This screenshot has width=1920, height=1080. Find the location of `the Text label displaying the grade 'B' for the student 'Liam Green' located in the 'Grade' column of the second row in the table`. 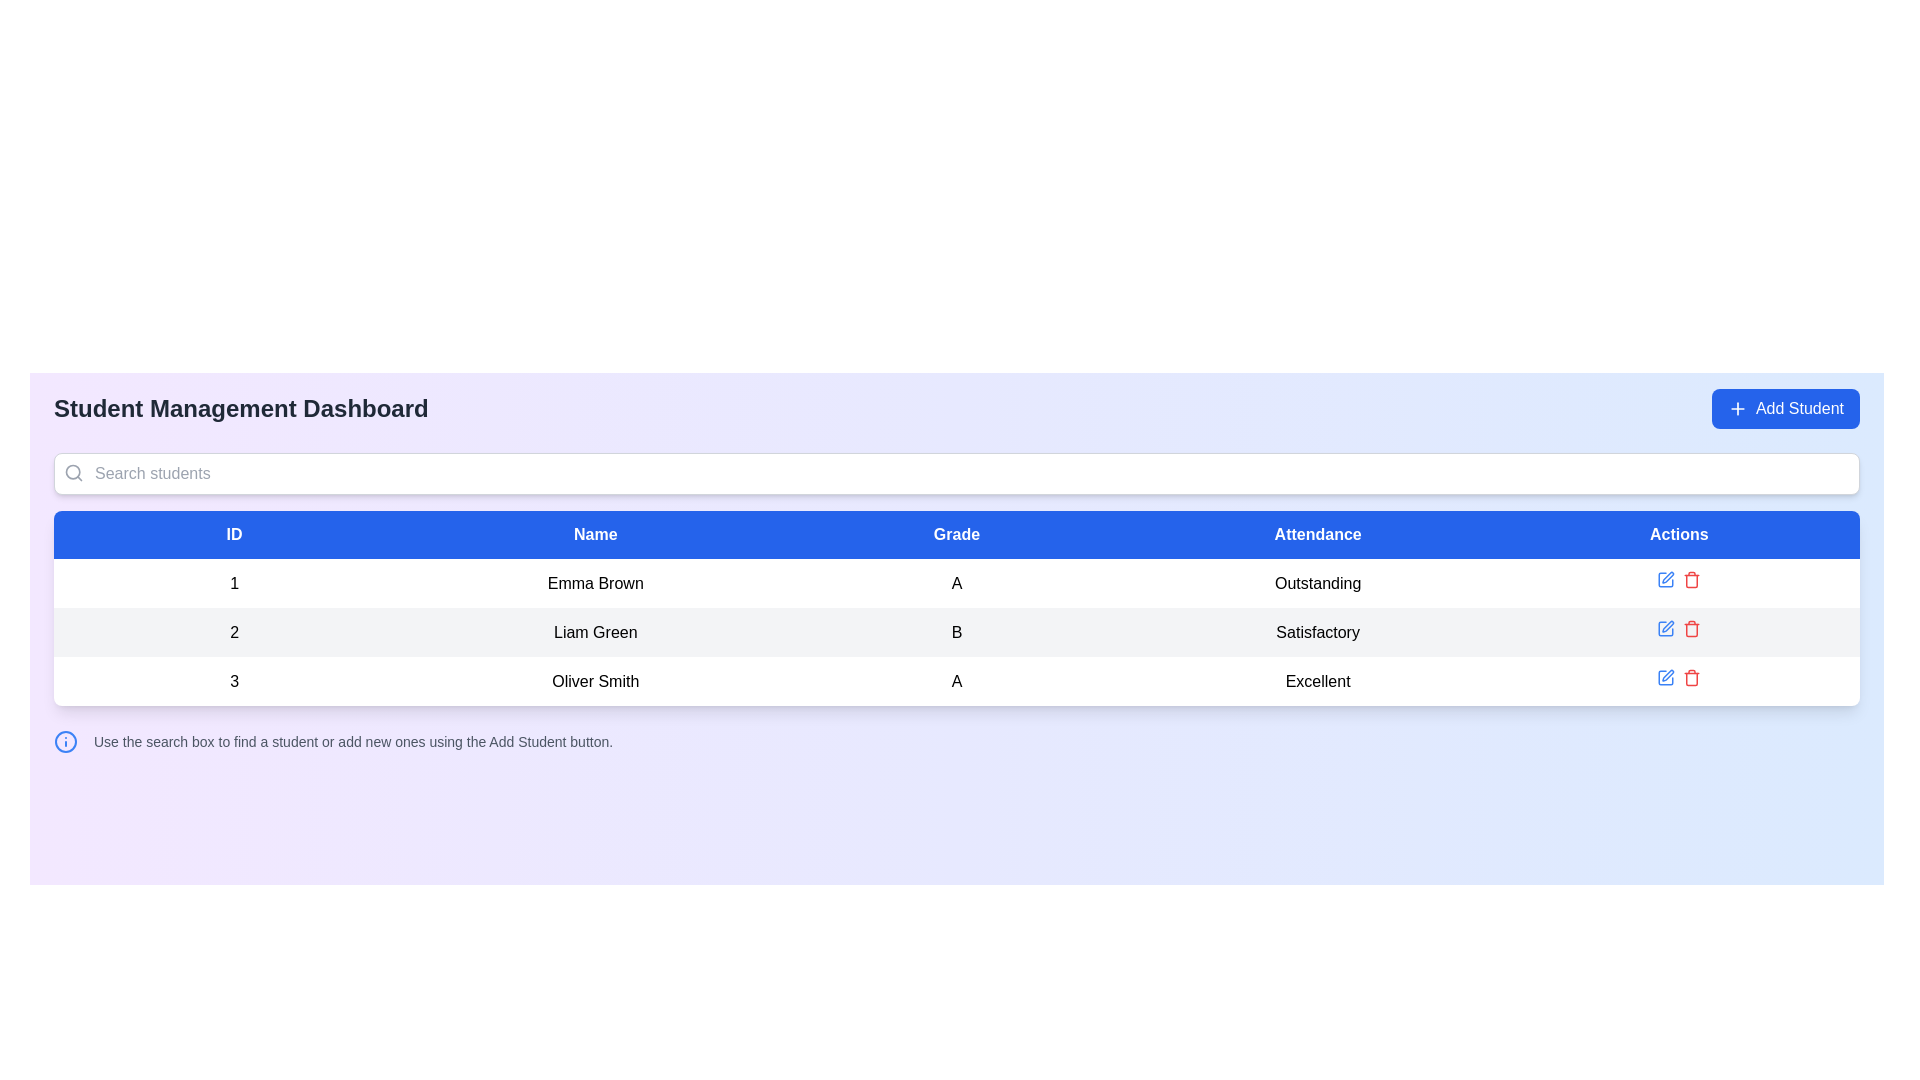

the Text label displaying the grade 'B' for the student 'Liam Green' located in the 'Grade' column of the second row in the table is located at coordinates (955, 632).